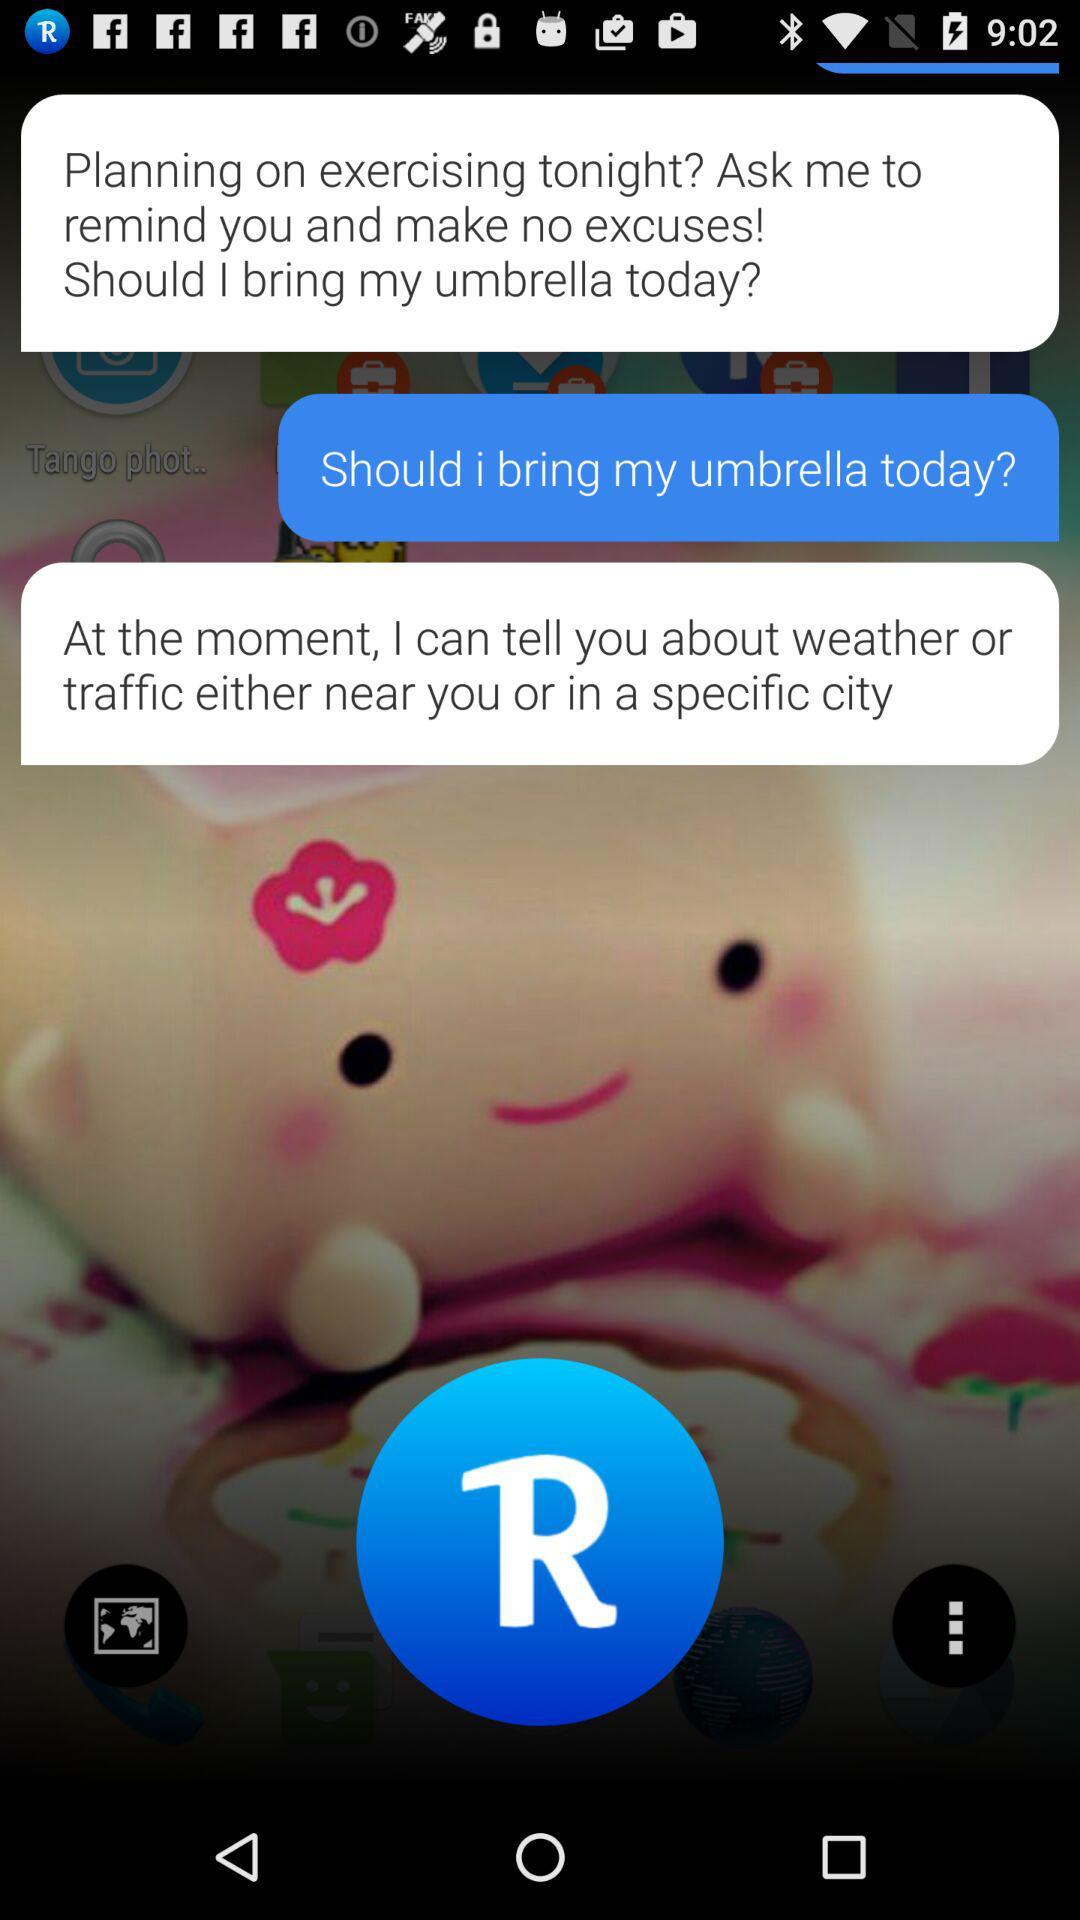 The image size is (1080, 1920). Describe the element at coordinates (952, 1626) in the screenshot. I see `open menu` at that location.